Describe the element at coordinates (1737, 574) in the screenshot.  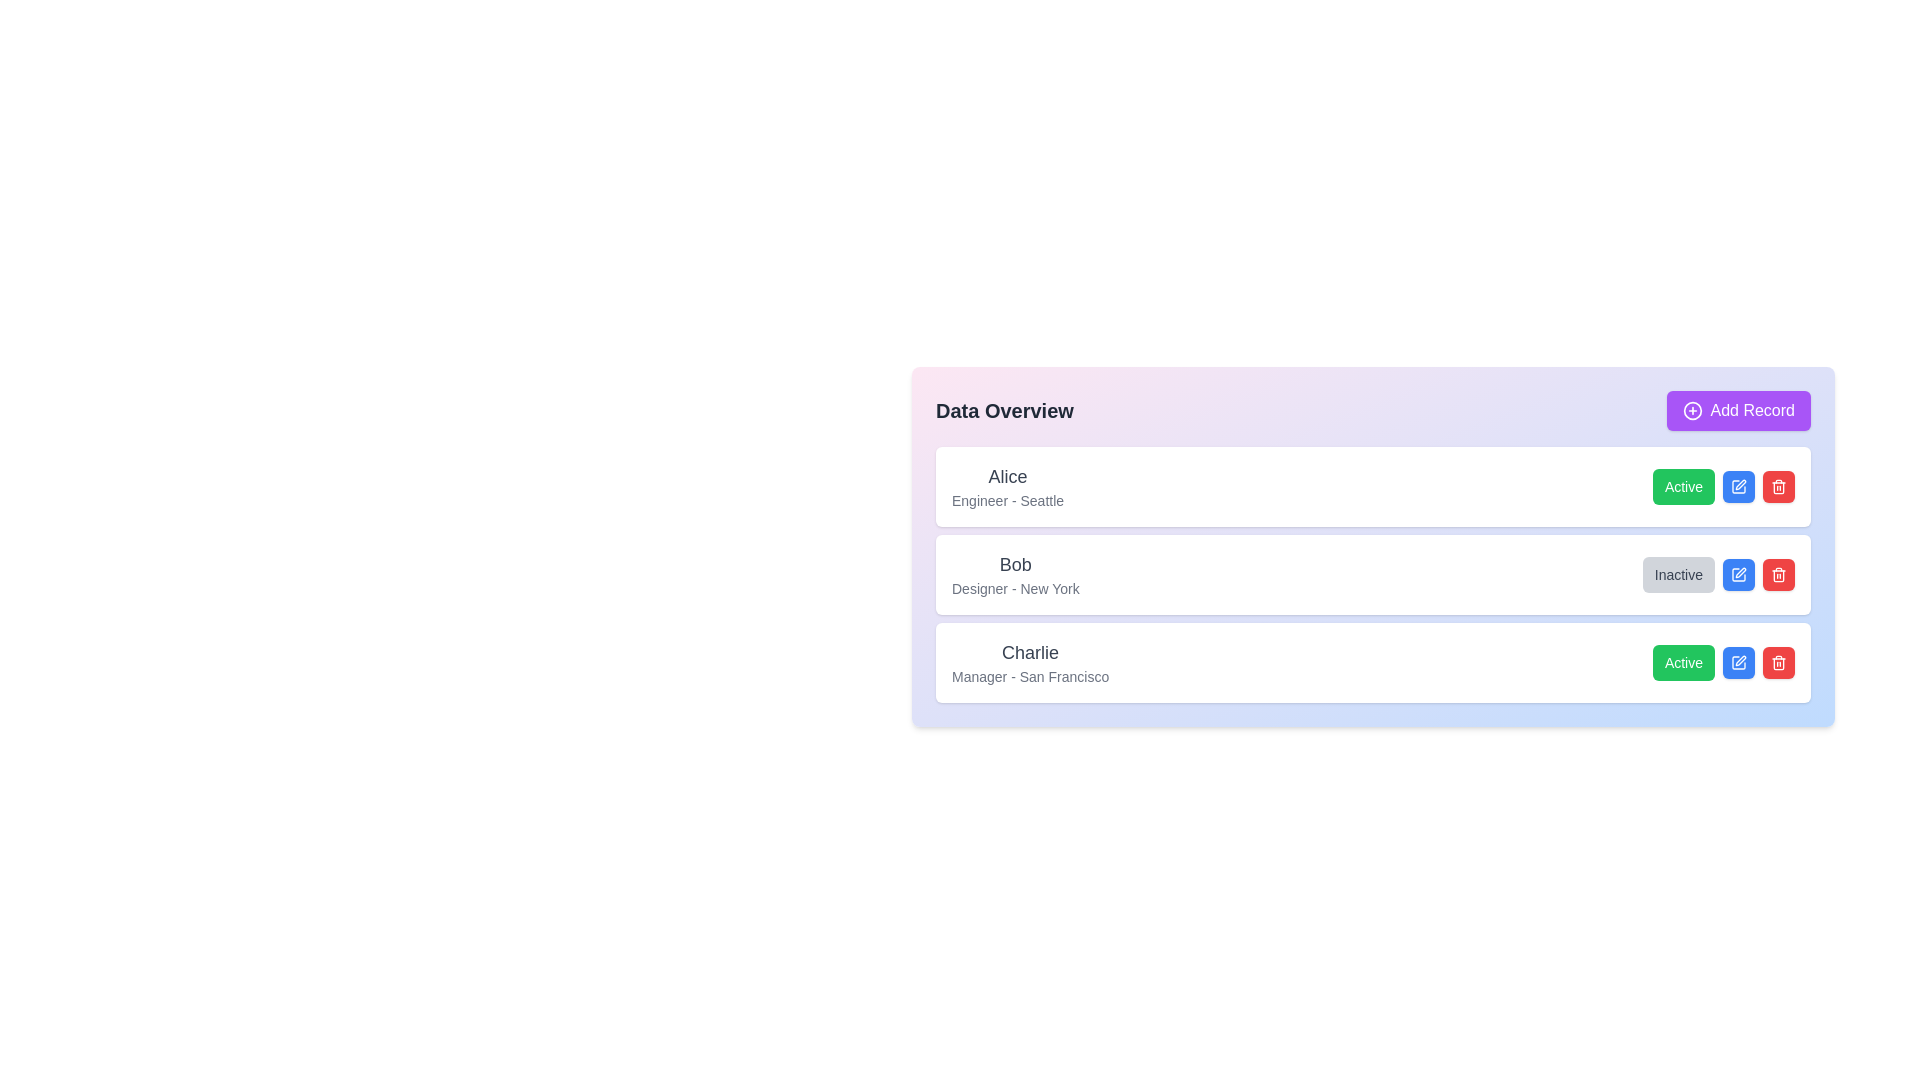
I see `the small blue button with a pencil icon to the right of the 'Inactive' status badge and left of the red trash can button for editing functionality` at that location.